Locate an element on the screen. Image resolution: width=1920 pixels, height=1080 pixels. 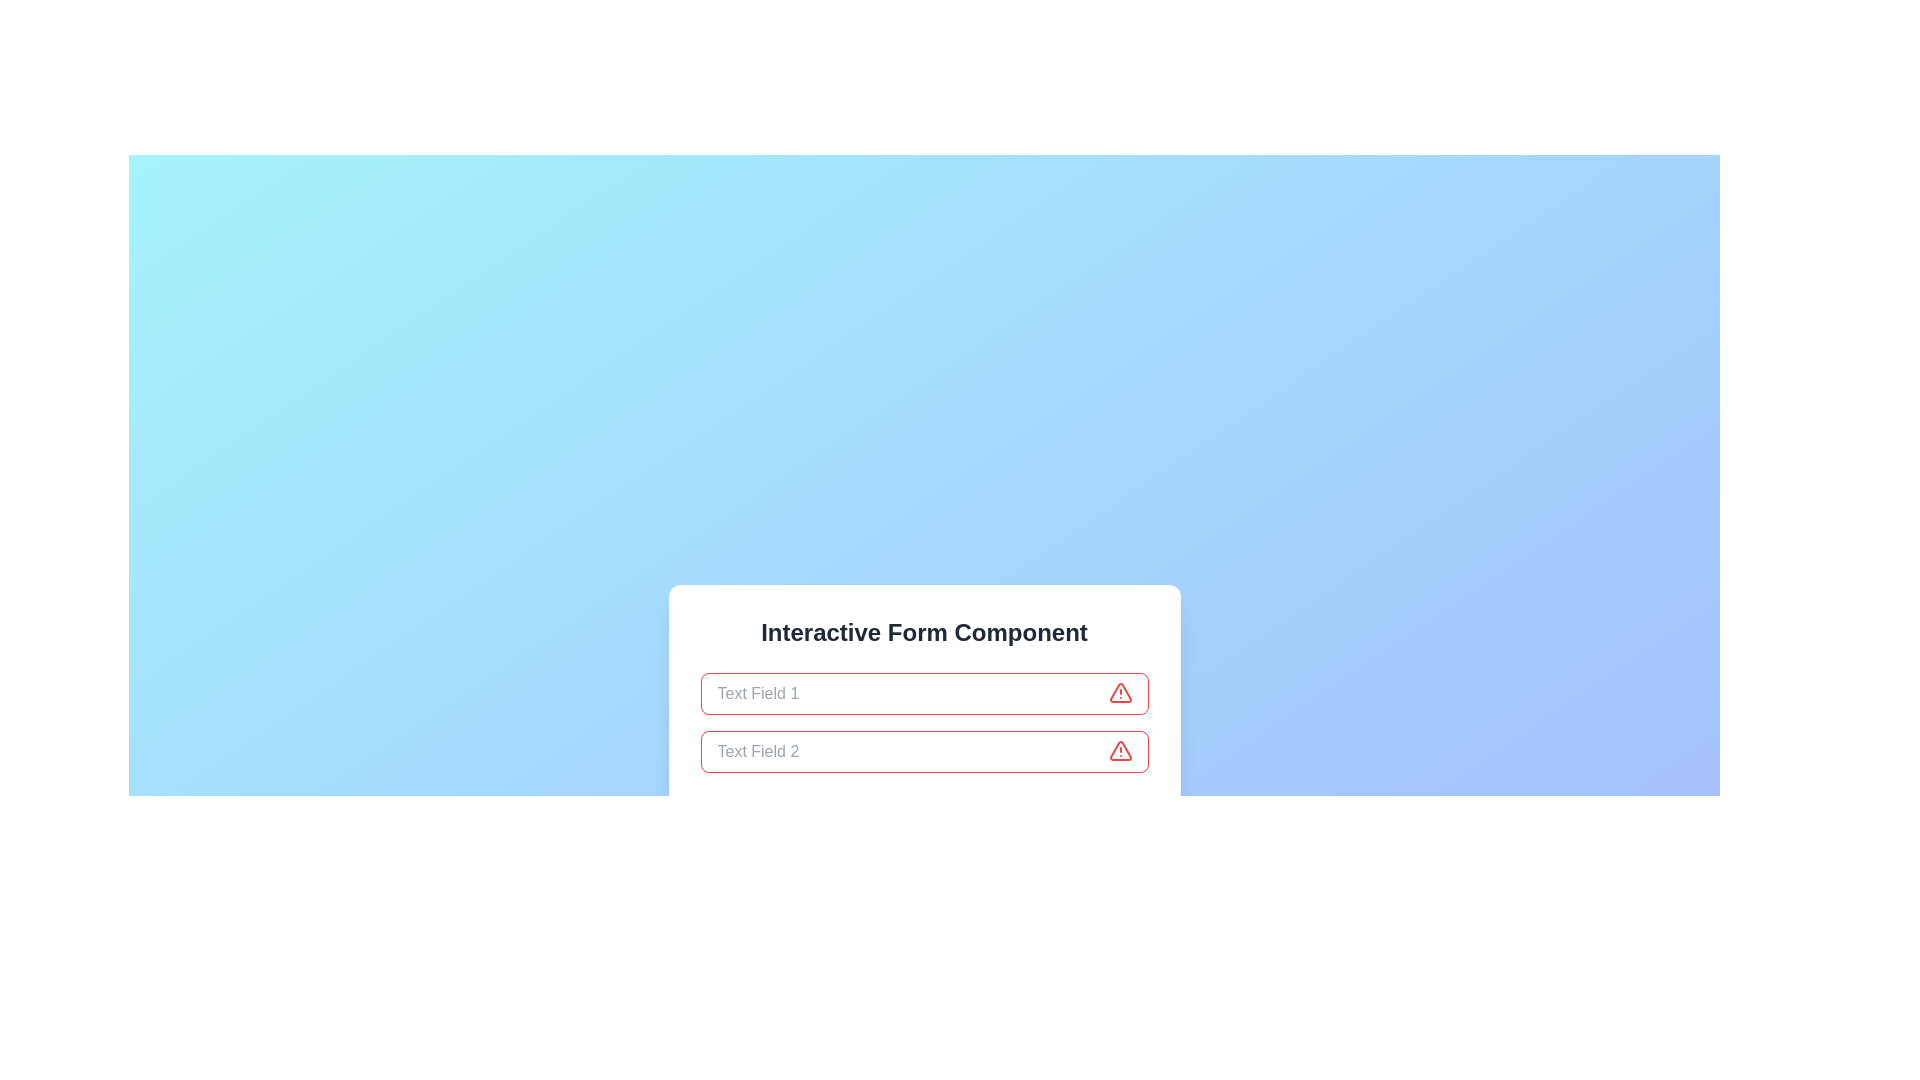
the alert icon positioned to the right of 'Text Field 2' is located at coordinates (1120, 751).